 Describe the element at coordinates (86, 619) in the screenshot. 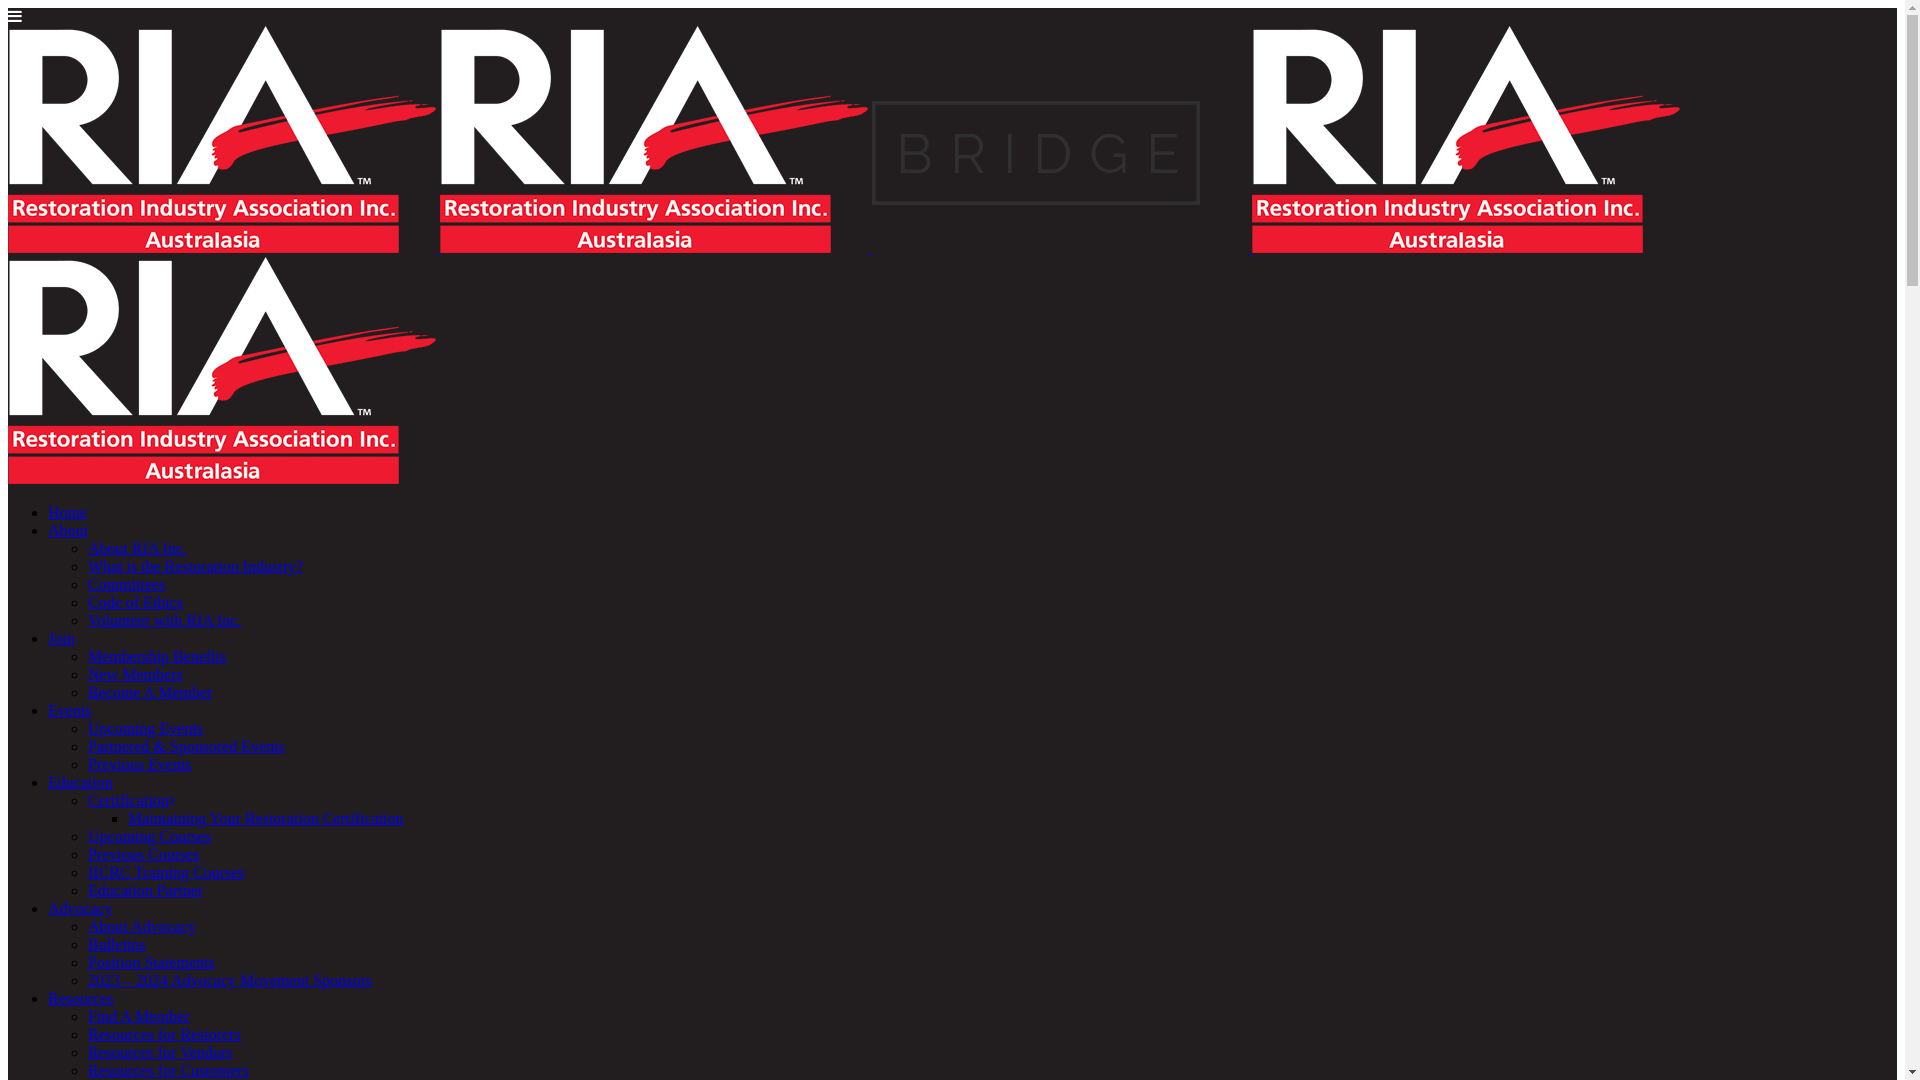

I see `'Volunteer with RIA Inc.'` at that location.